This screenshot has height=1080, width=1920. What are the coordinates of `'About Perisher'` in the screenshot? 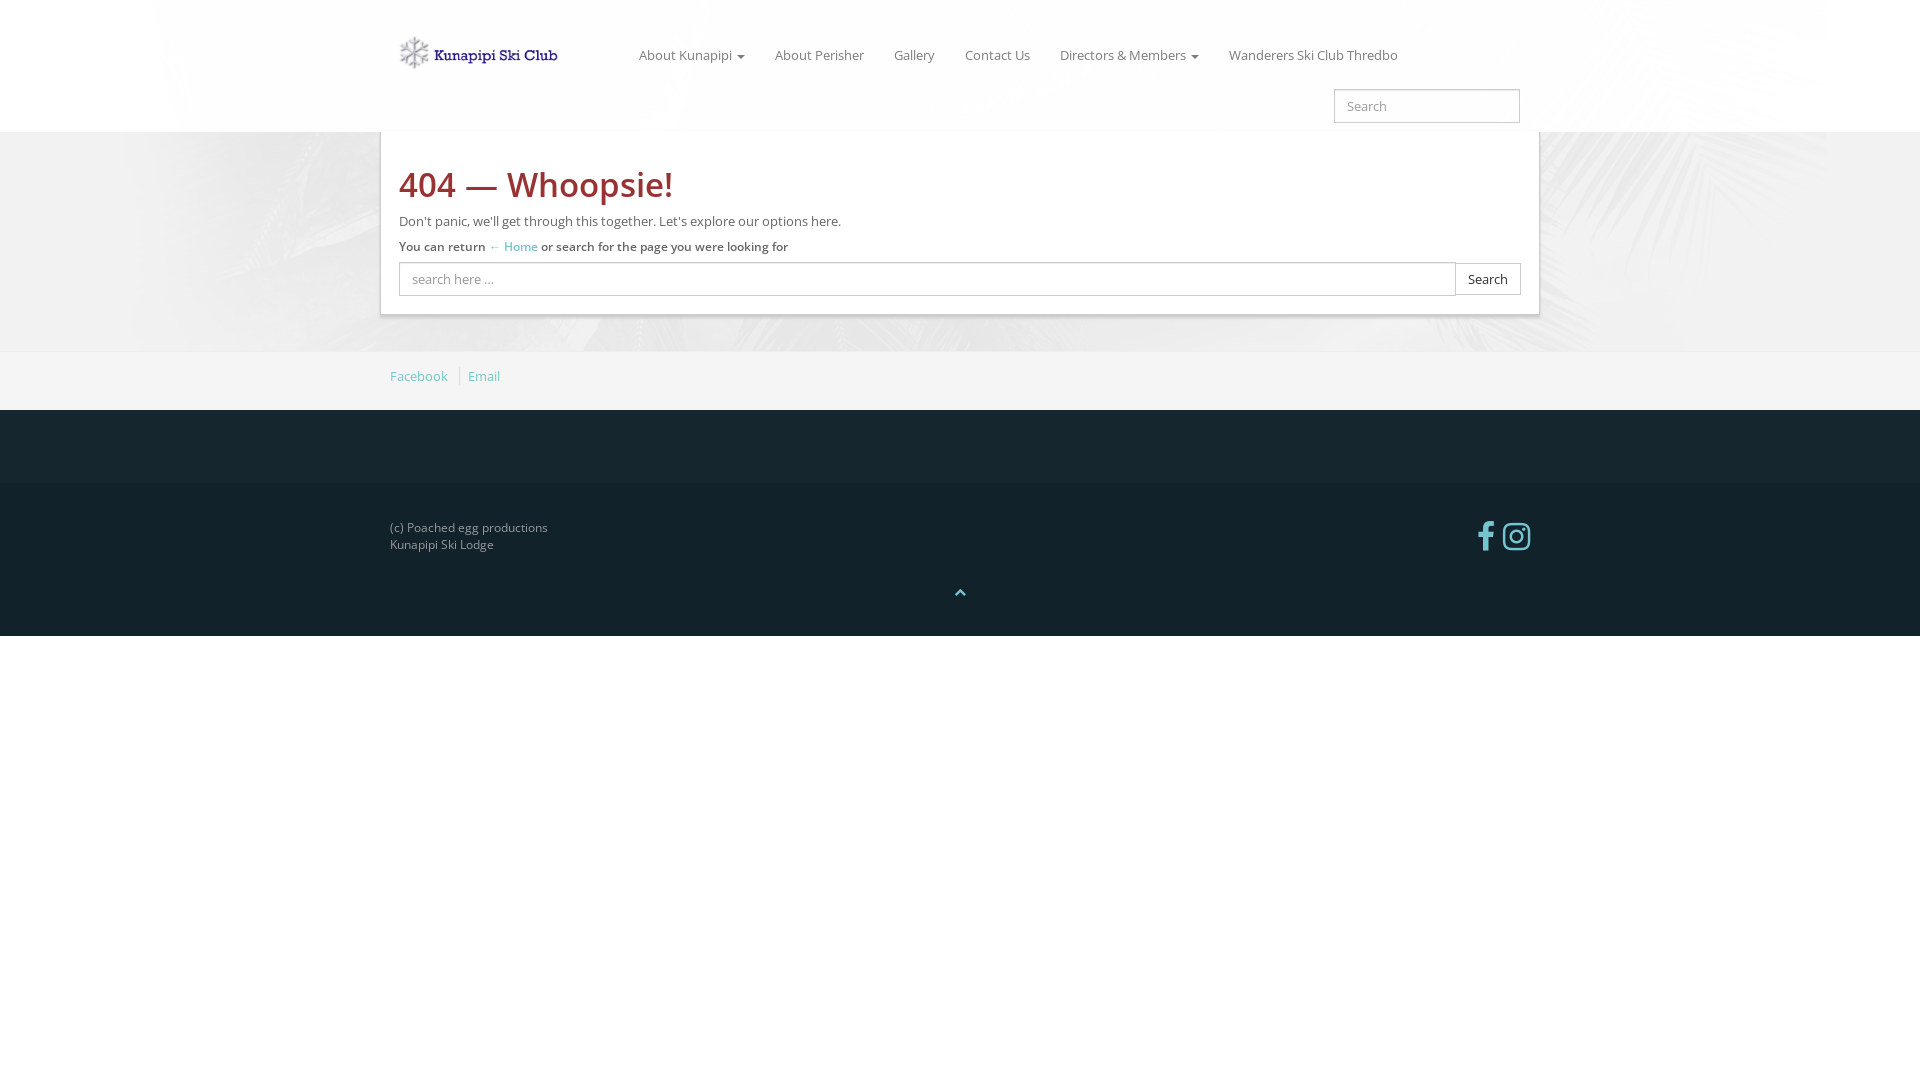 It's located at (819, 53).